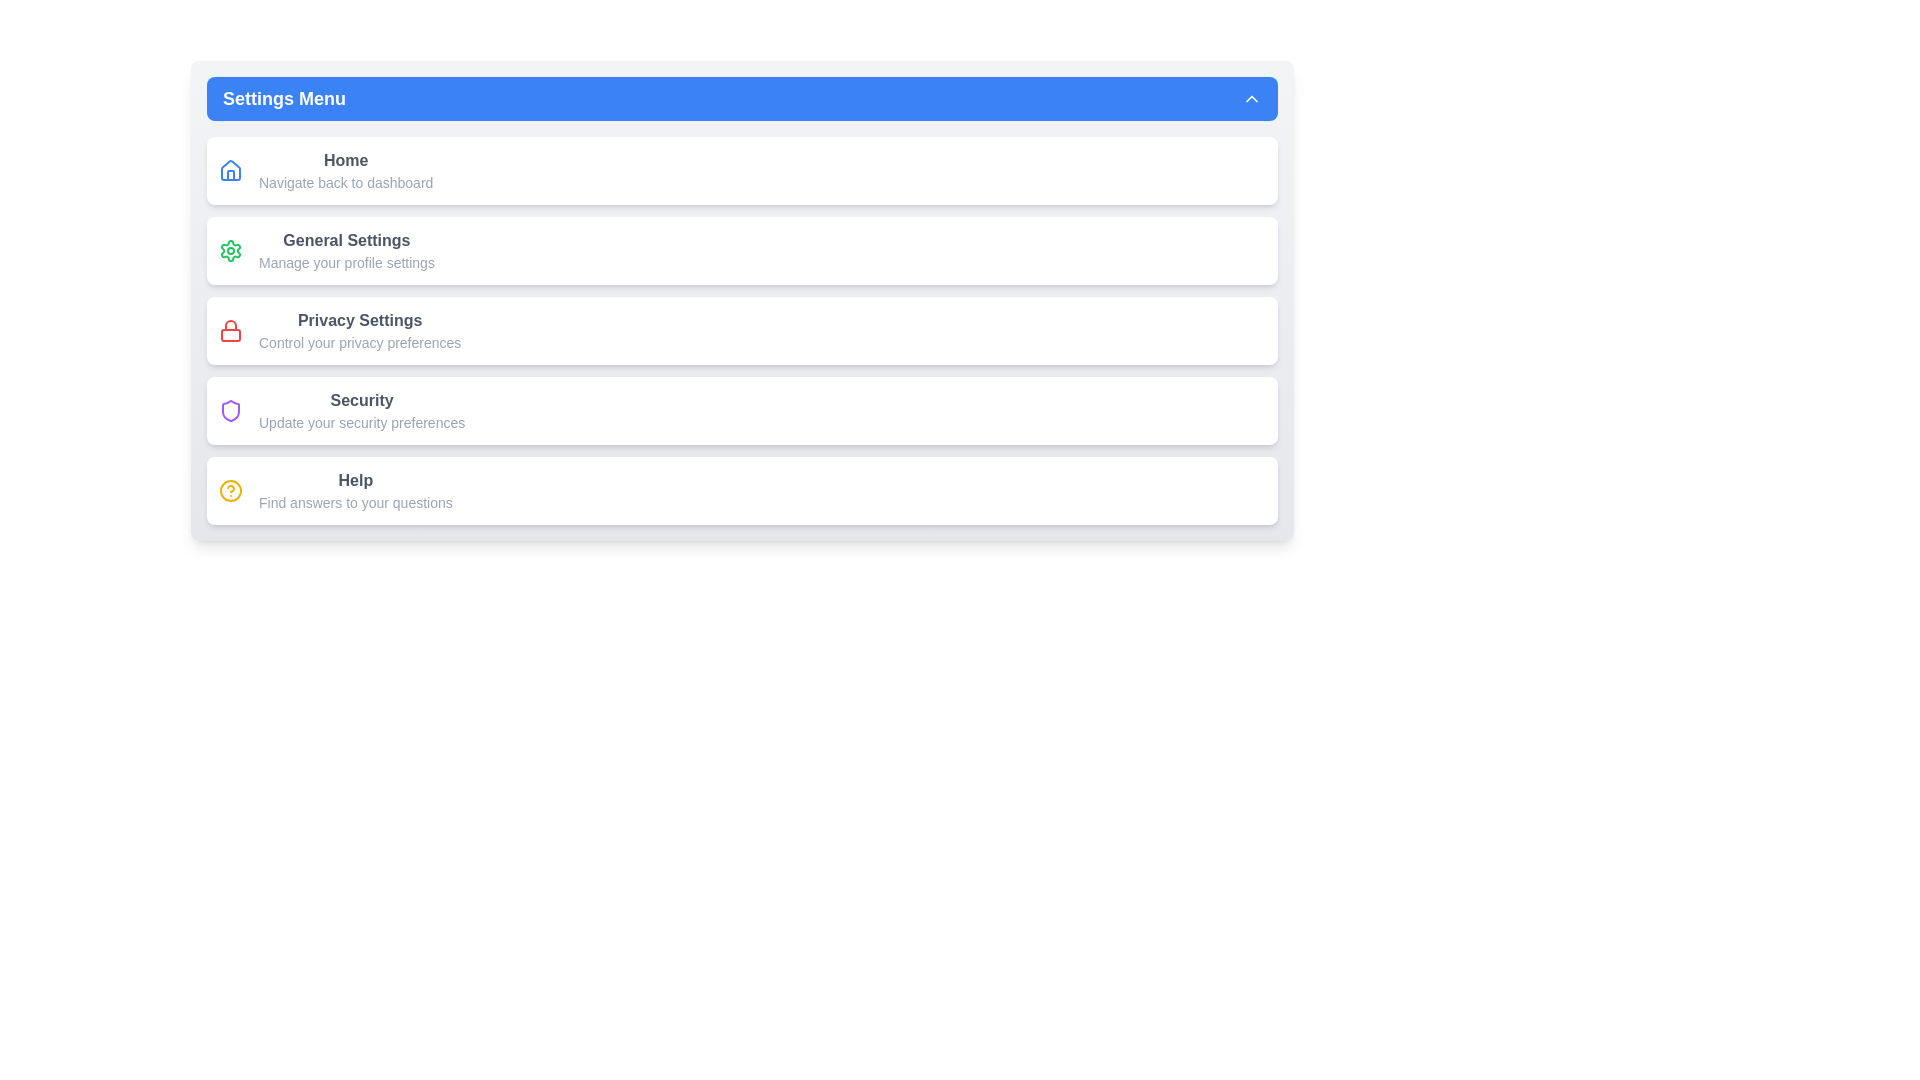 The width and height of the screenshot is (1920, 1080). I want to click on the red padlock icon representing privacy settings located in the third row of the settings menu, so click(230, 330).